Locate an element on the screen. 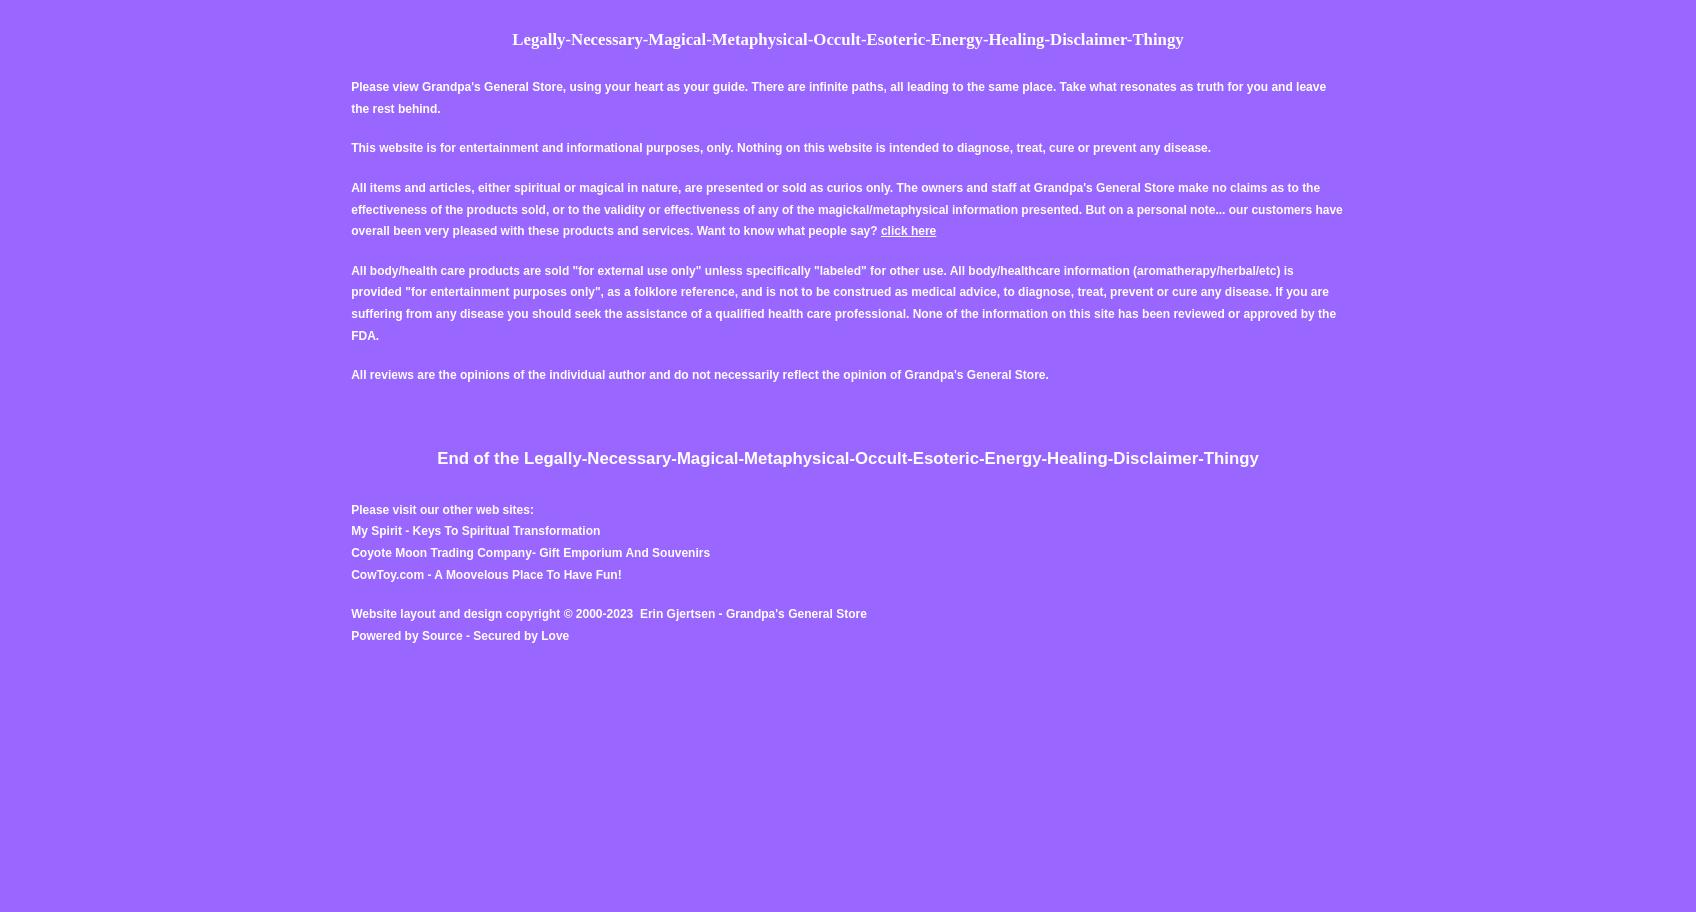  'End of the Legally-Necessary-Magical-Metaphysical-Occult-Esoteric-Energy-Healing-Disclaimer-Thingy' is located at coordinates (437, 458).